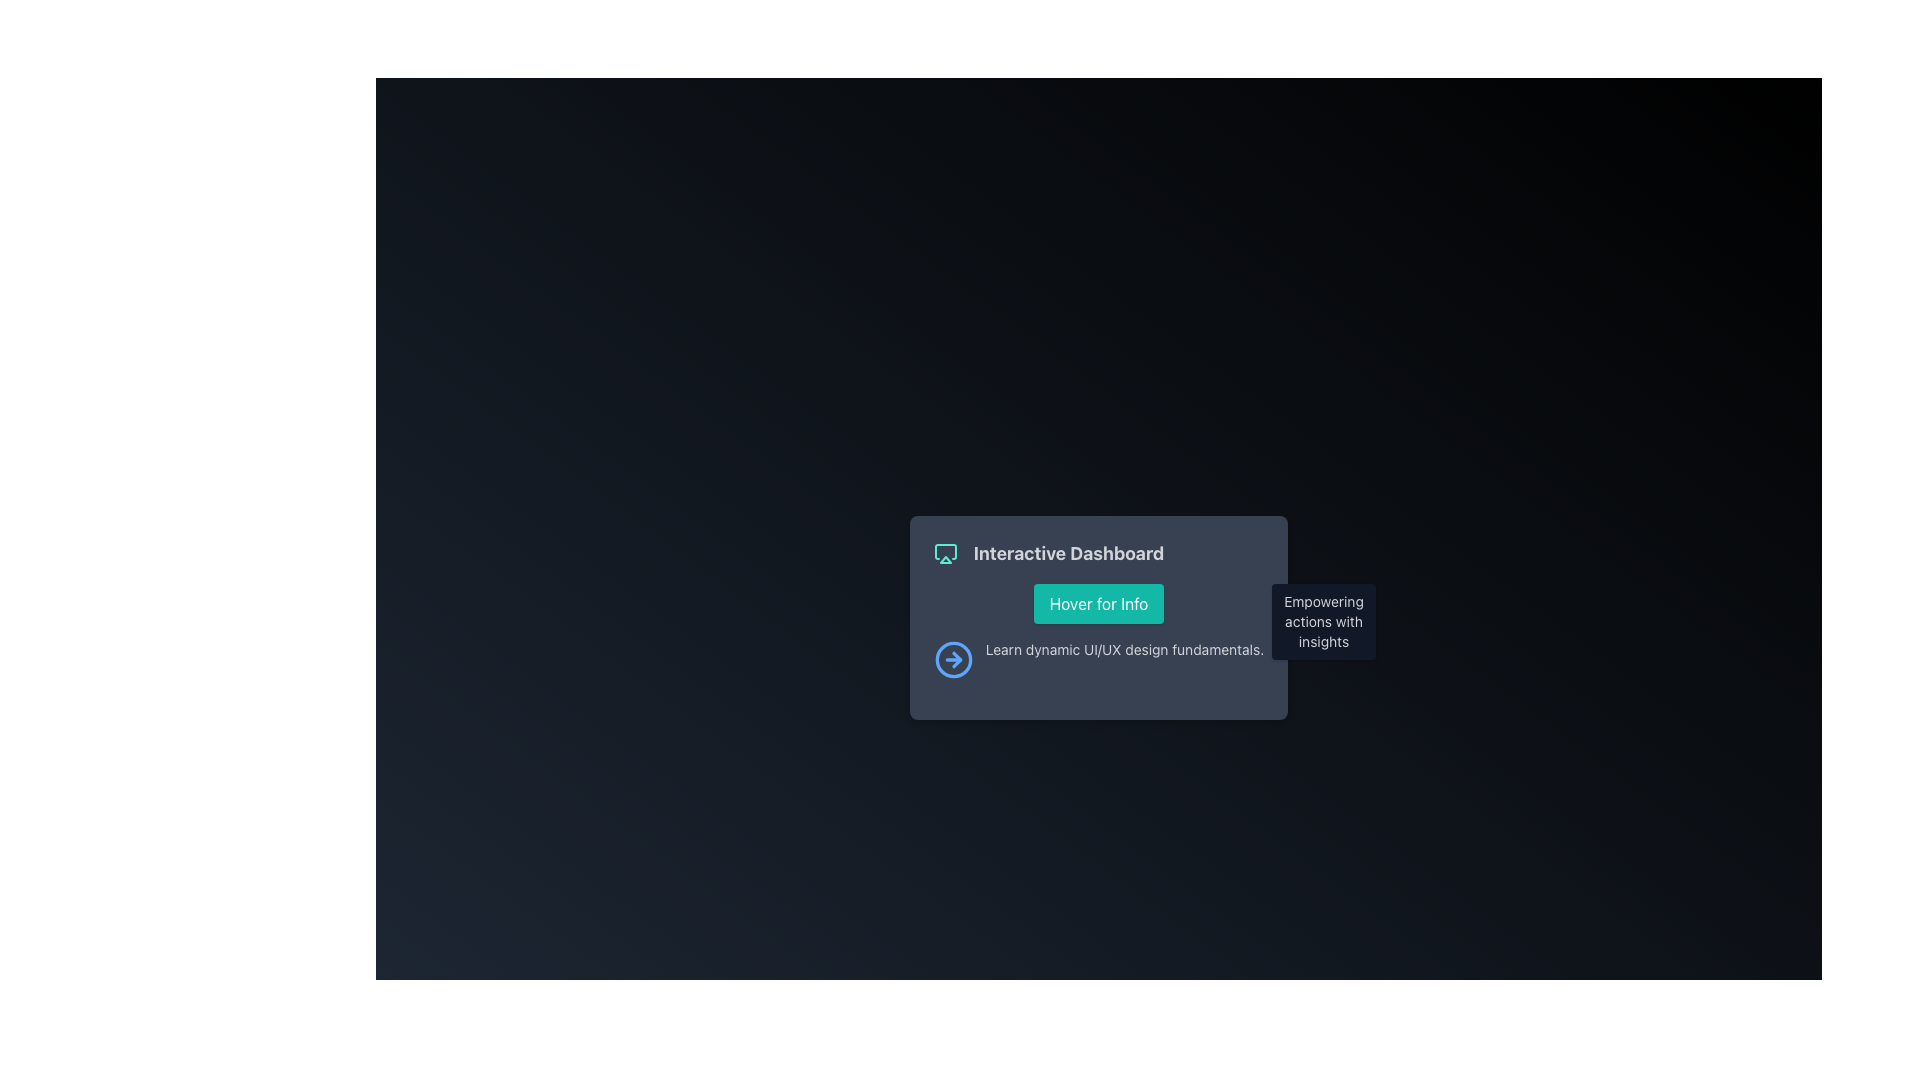 The width and height of the screenshot is (1920, 1080). Describe the element at coordinates (1098, 659) in the screenshot. I see `information provided in the text label that reads 'Learn dynamic UI/UX design fundamentals.' which is accompanied by a blue circular arrow icon` at that location.